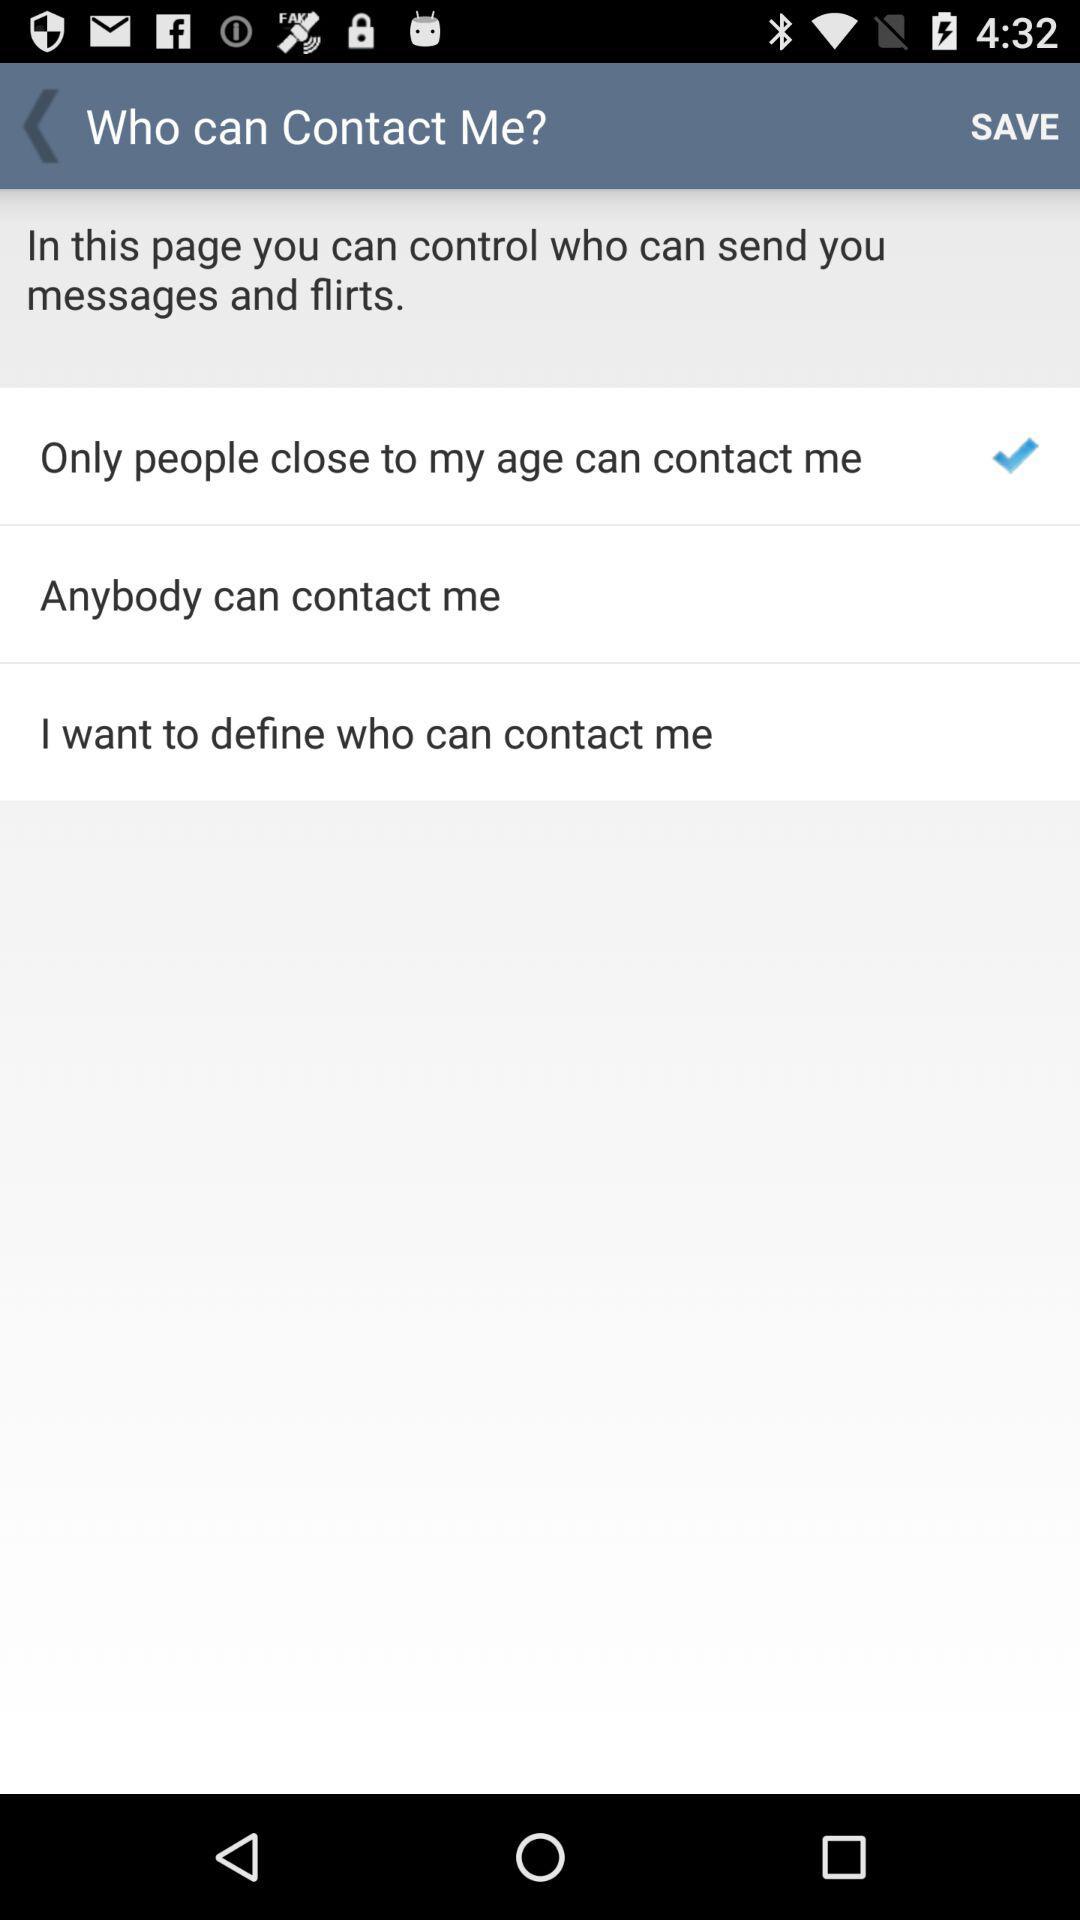  What do you see at coordinates (1014, 124) in the screenshot?
I see `app to the right of the who can contact item` at bounding box center [1014, 124].